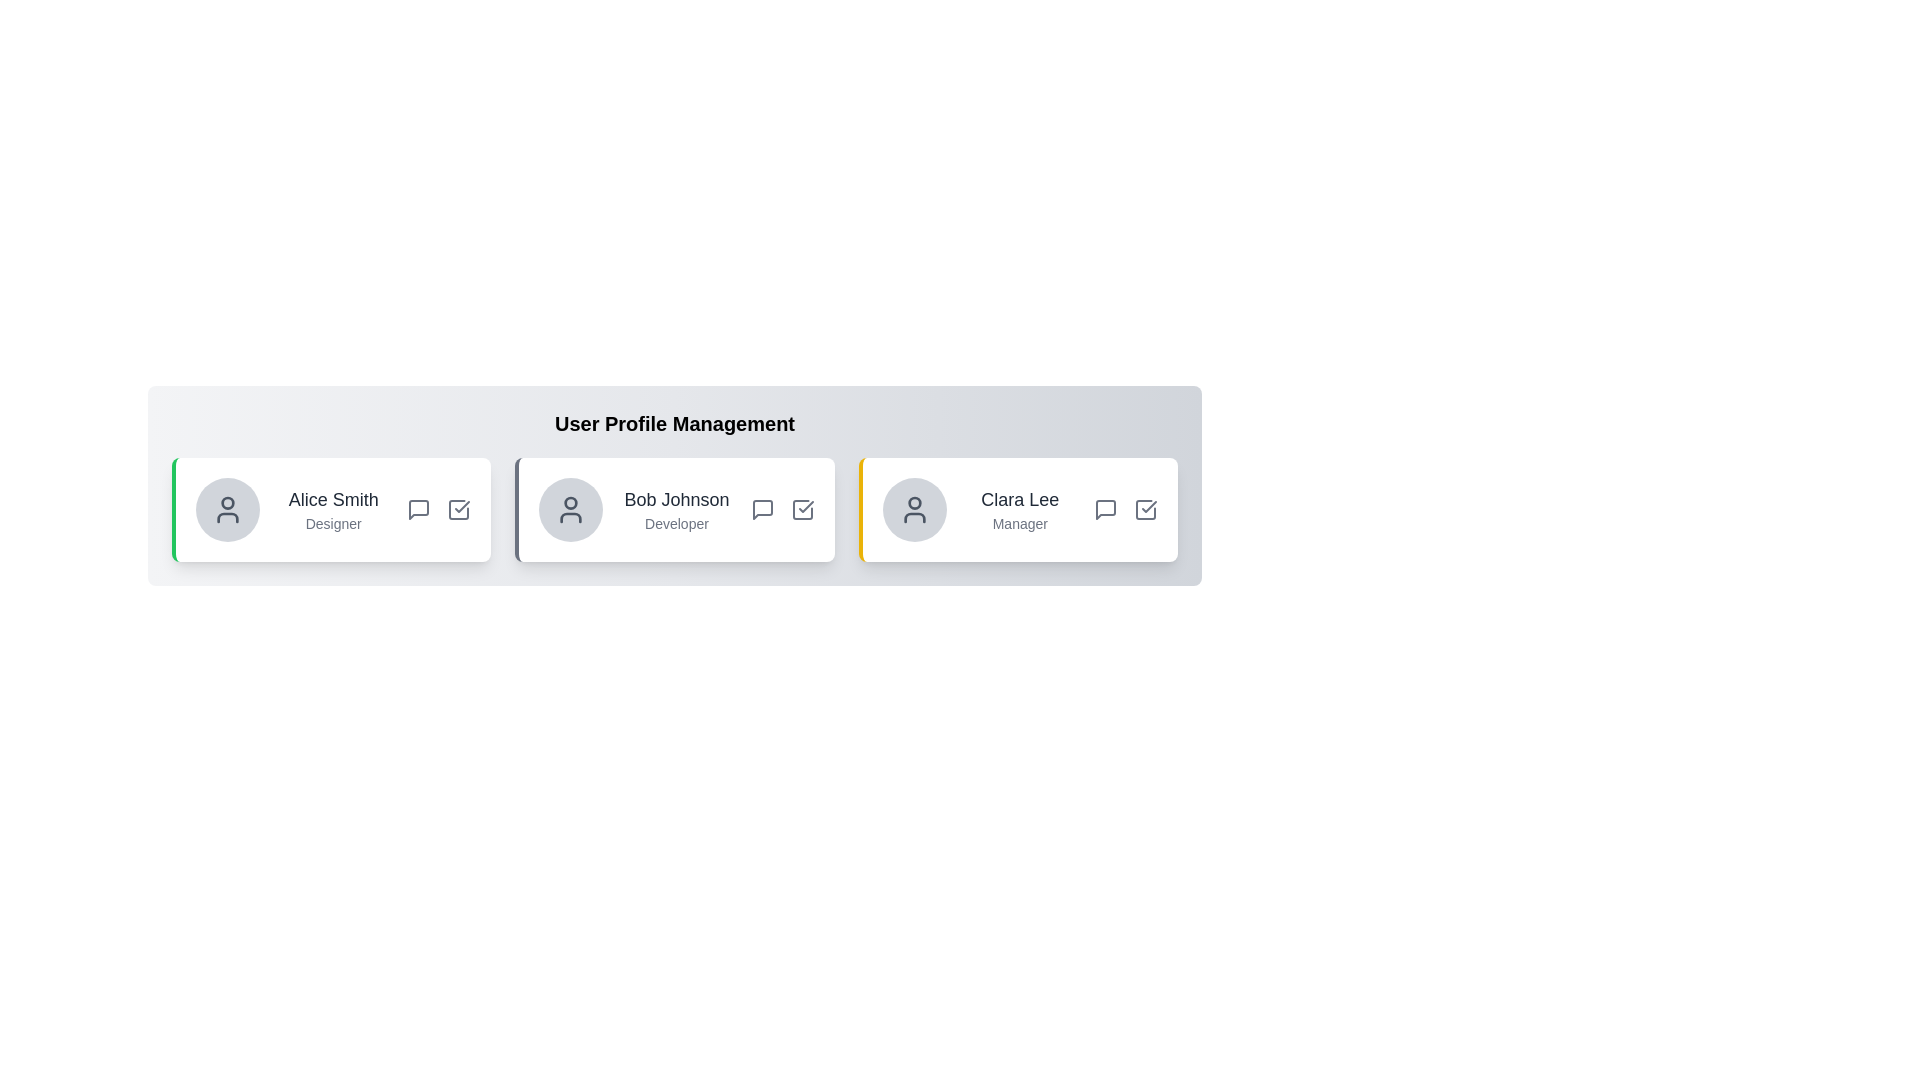 The image size is (1920, 1080). I want to click on text label displaying 'Alice Smith' and 'Designer' within the first user profile card, so click(333, 508).